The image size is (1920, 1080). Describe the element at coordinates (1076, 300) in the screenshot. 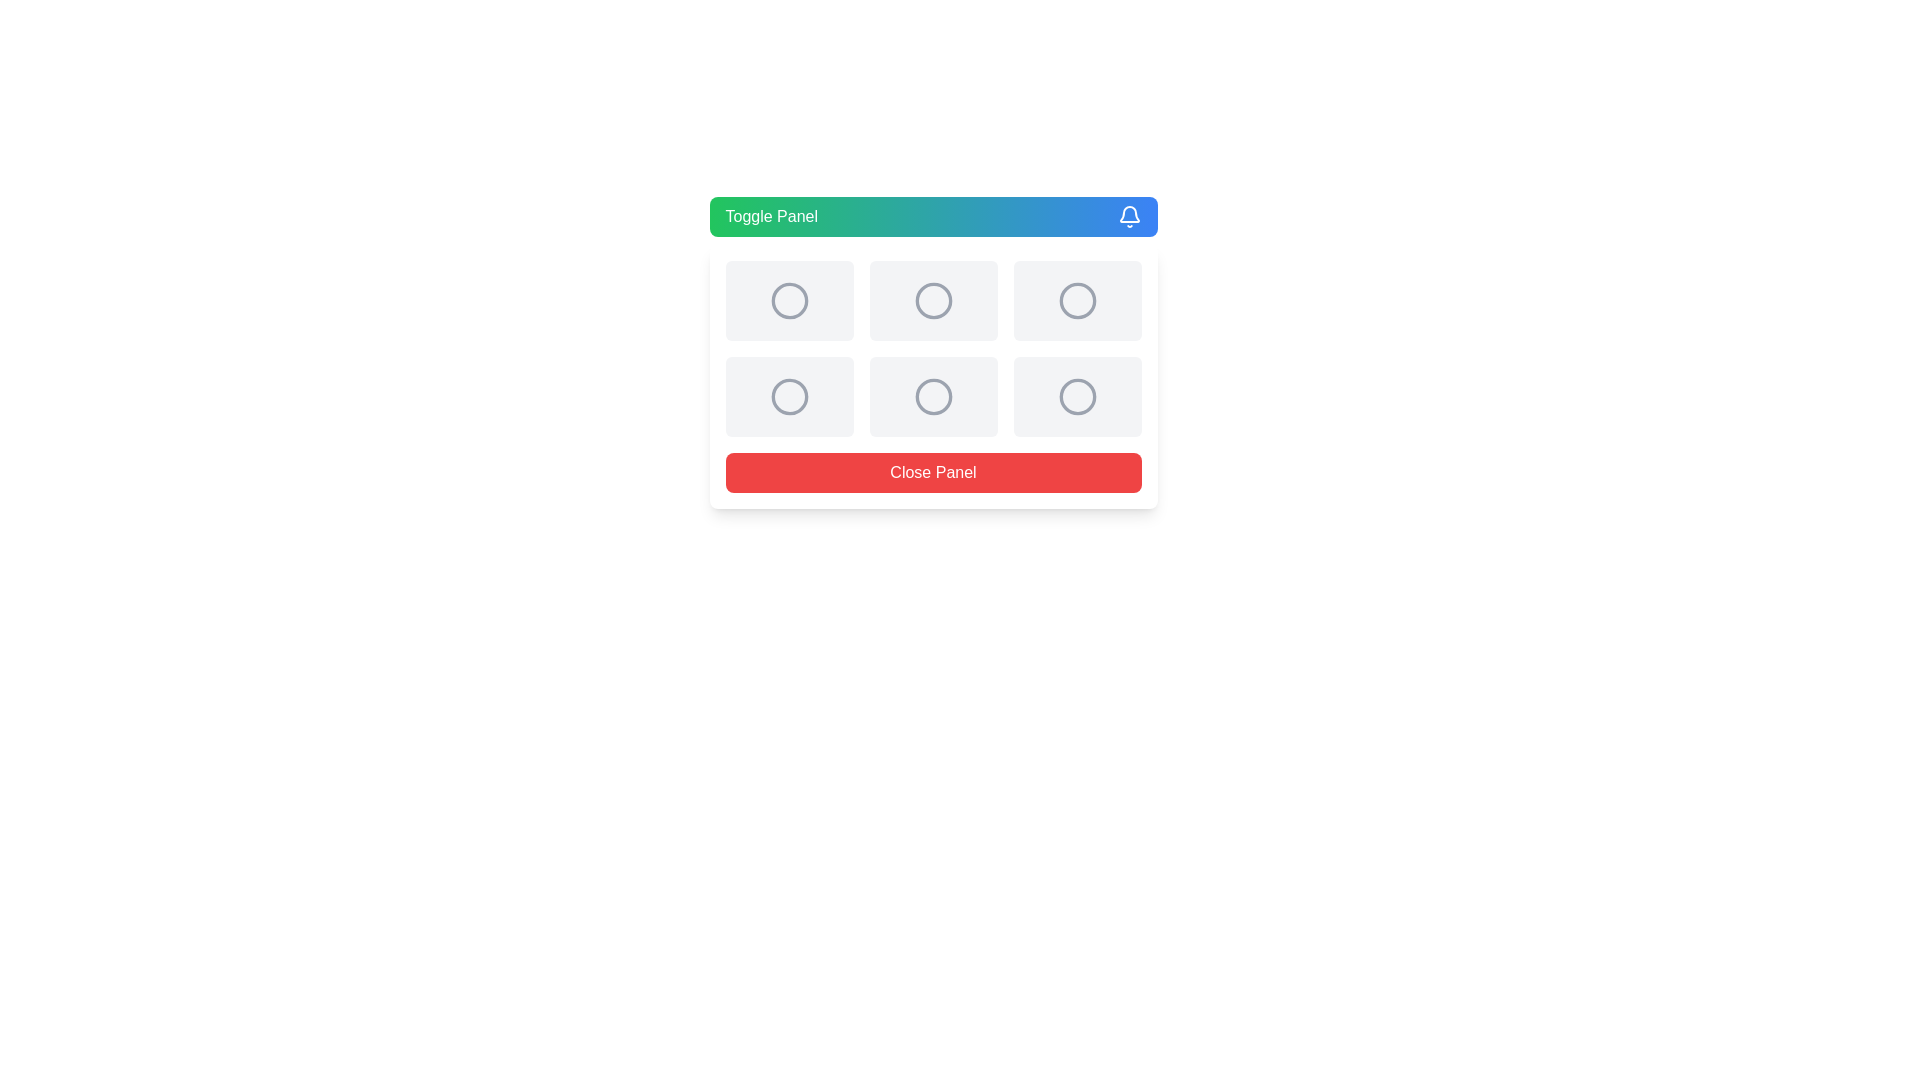

I see `the inactive button or placeholder, which is a square card with rounded corners and a light gray background, located in the third column of the first row of a 3x3 grid layout` at that location.